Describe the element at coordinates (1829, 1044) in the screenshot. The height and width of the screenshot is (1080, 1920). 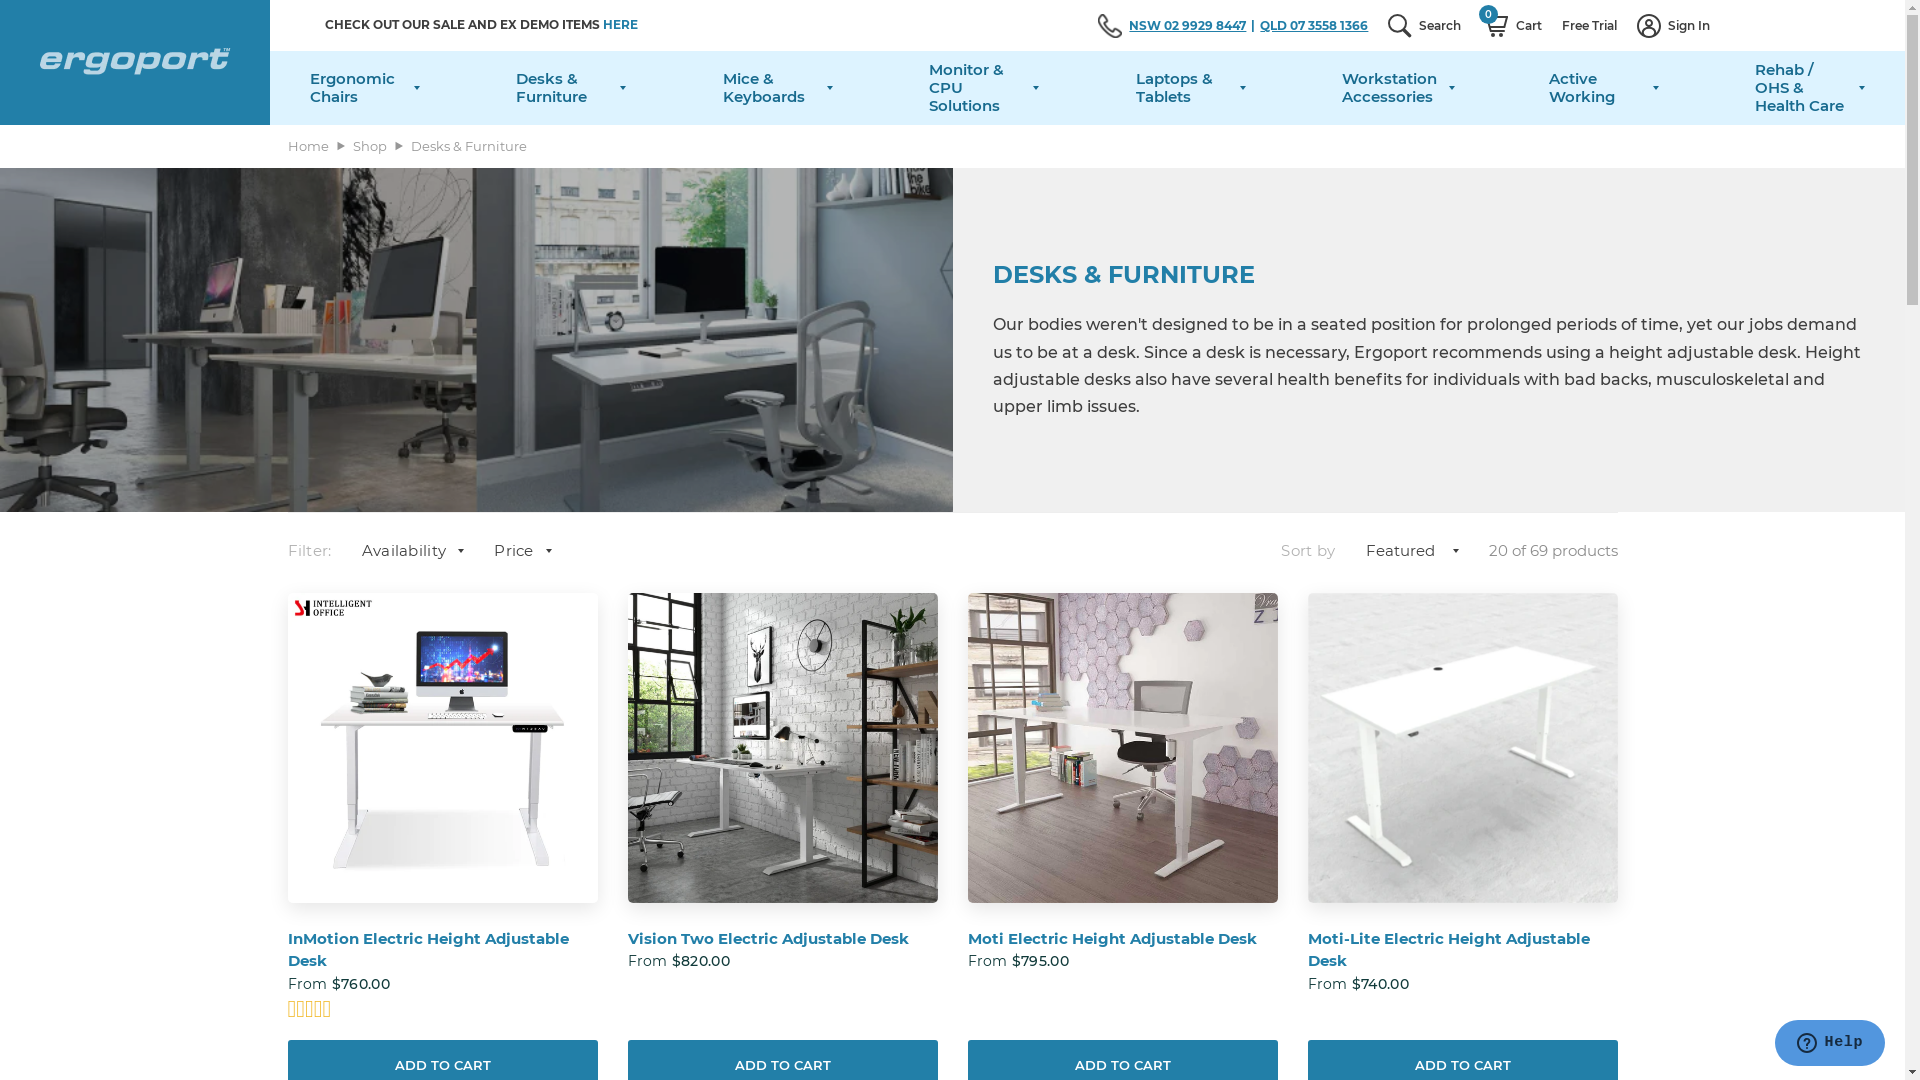
I see `'Opens a widget where you can chat to one of our agents'` at that location.